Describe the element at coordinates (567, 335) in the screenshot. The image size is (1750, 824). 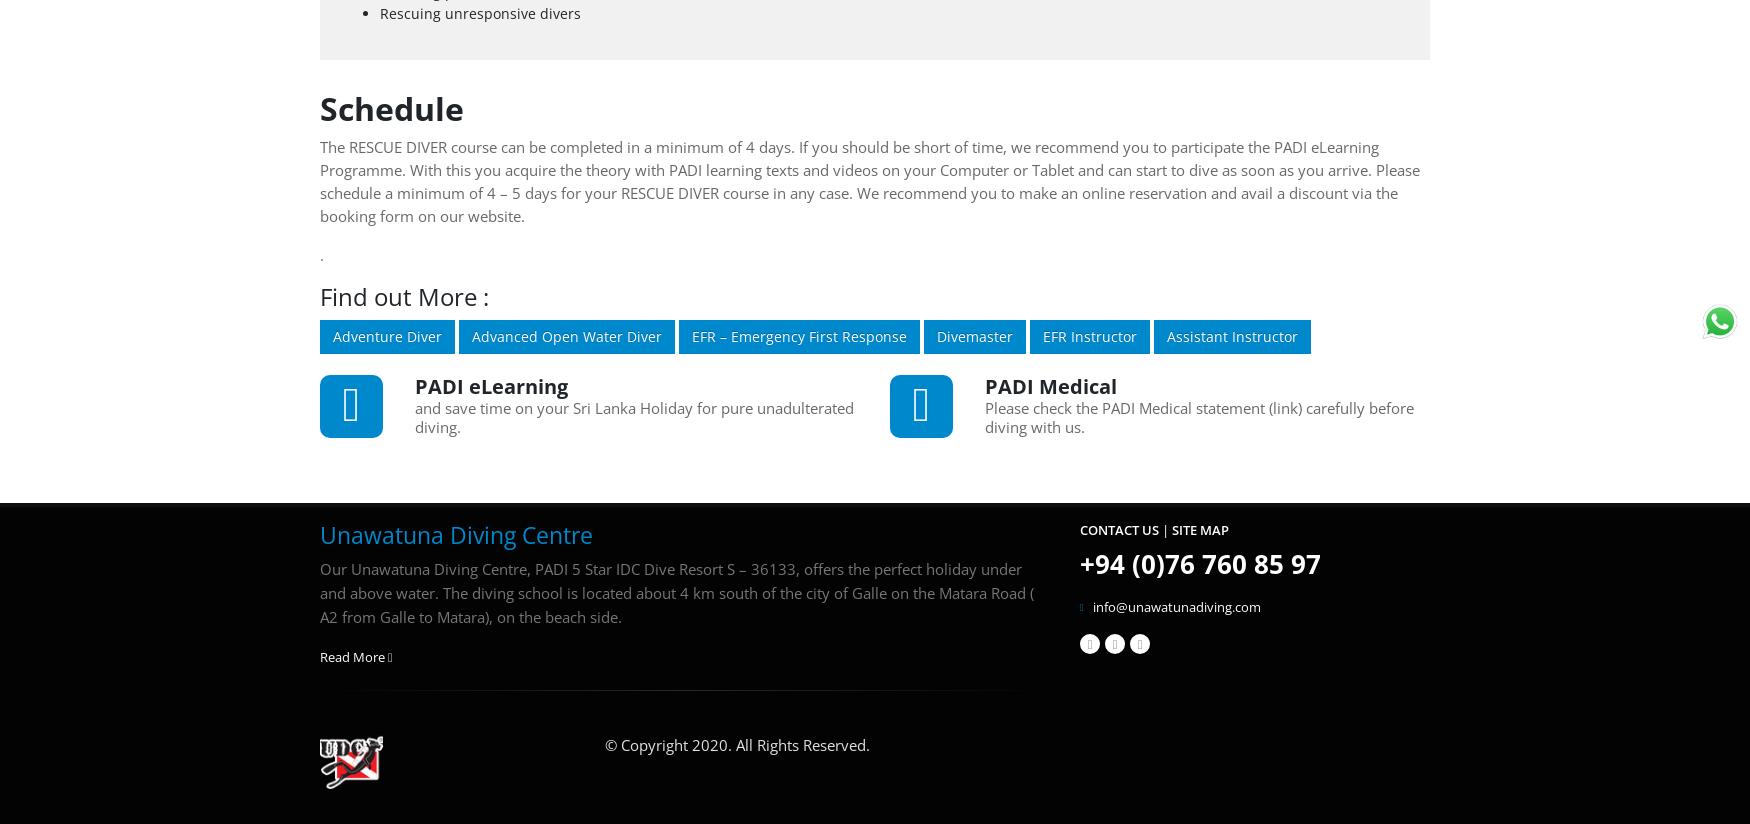
I see `'Advanced Open Water Diver'` at that location.